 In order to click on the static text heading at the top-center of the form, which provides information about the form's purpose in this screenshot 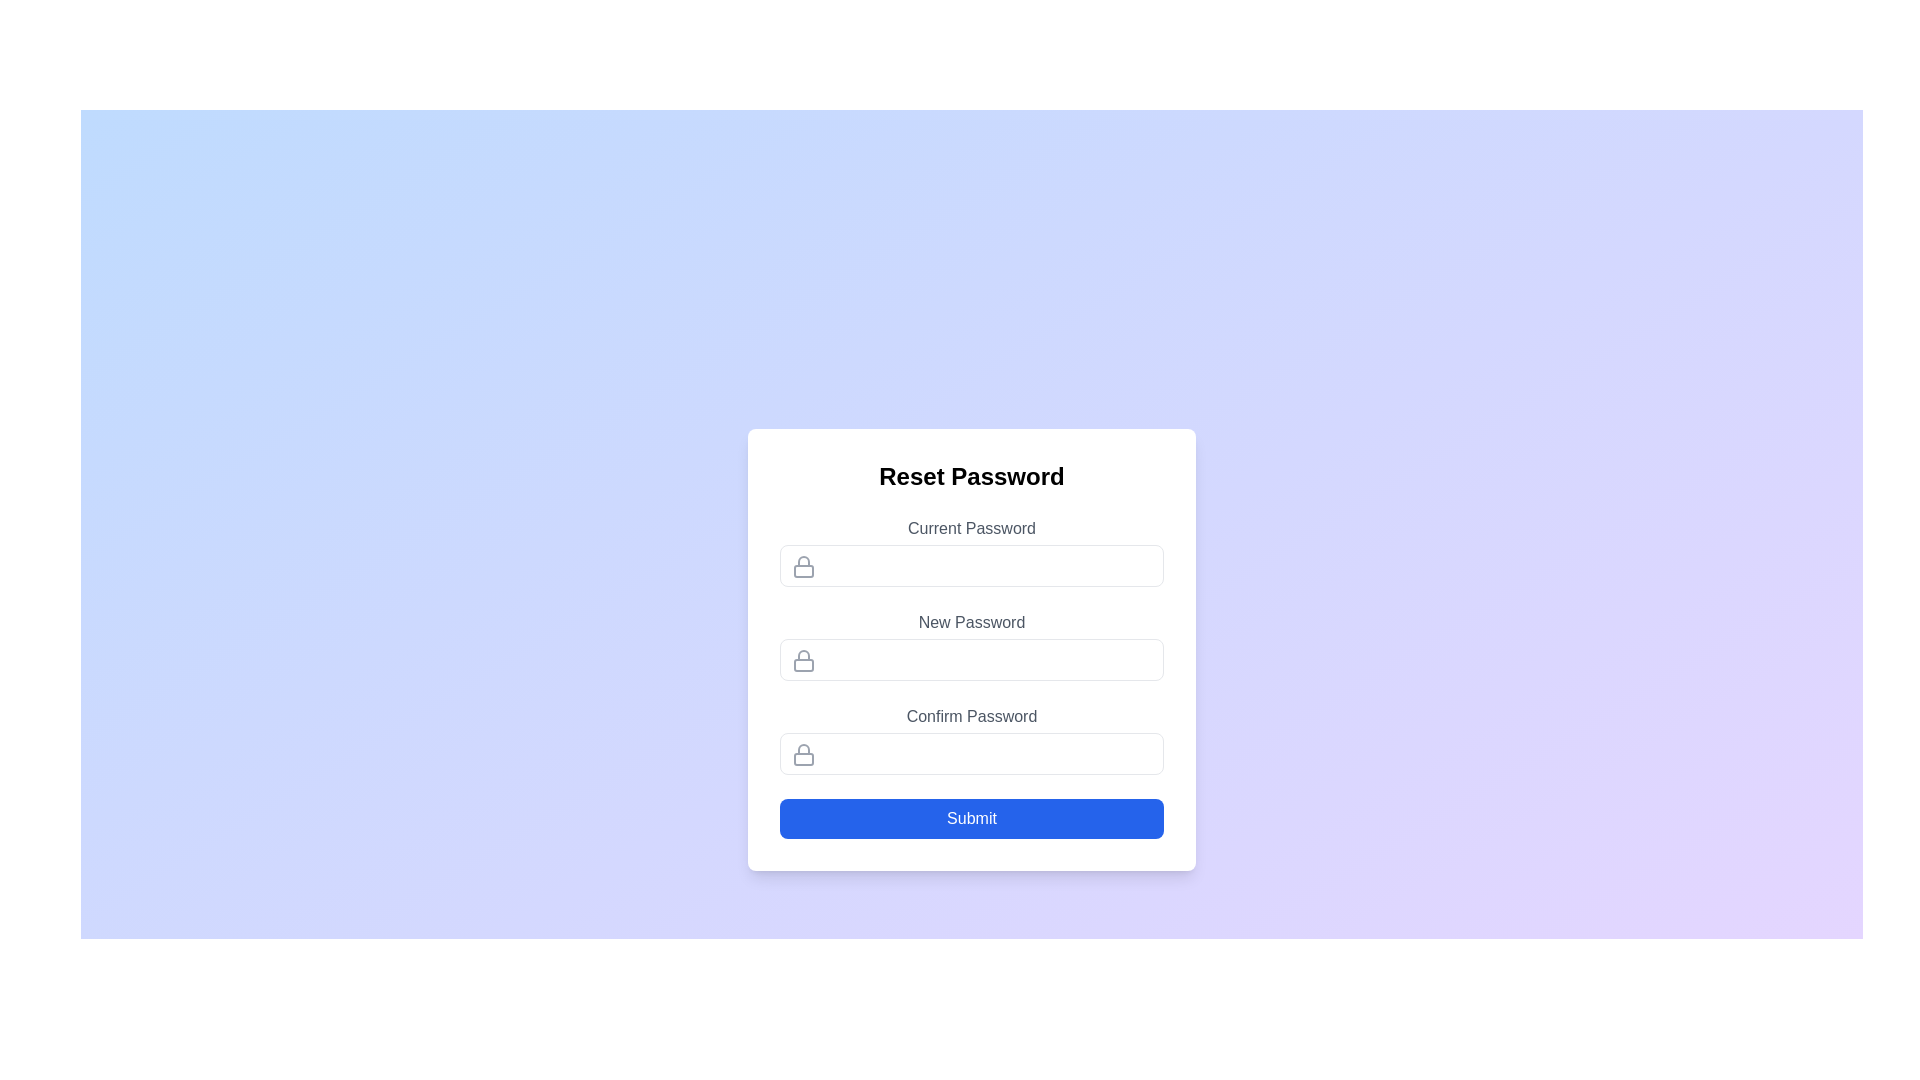, I will do `click(971, 477)`.